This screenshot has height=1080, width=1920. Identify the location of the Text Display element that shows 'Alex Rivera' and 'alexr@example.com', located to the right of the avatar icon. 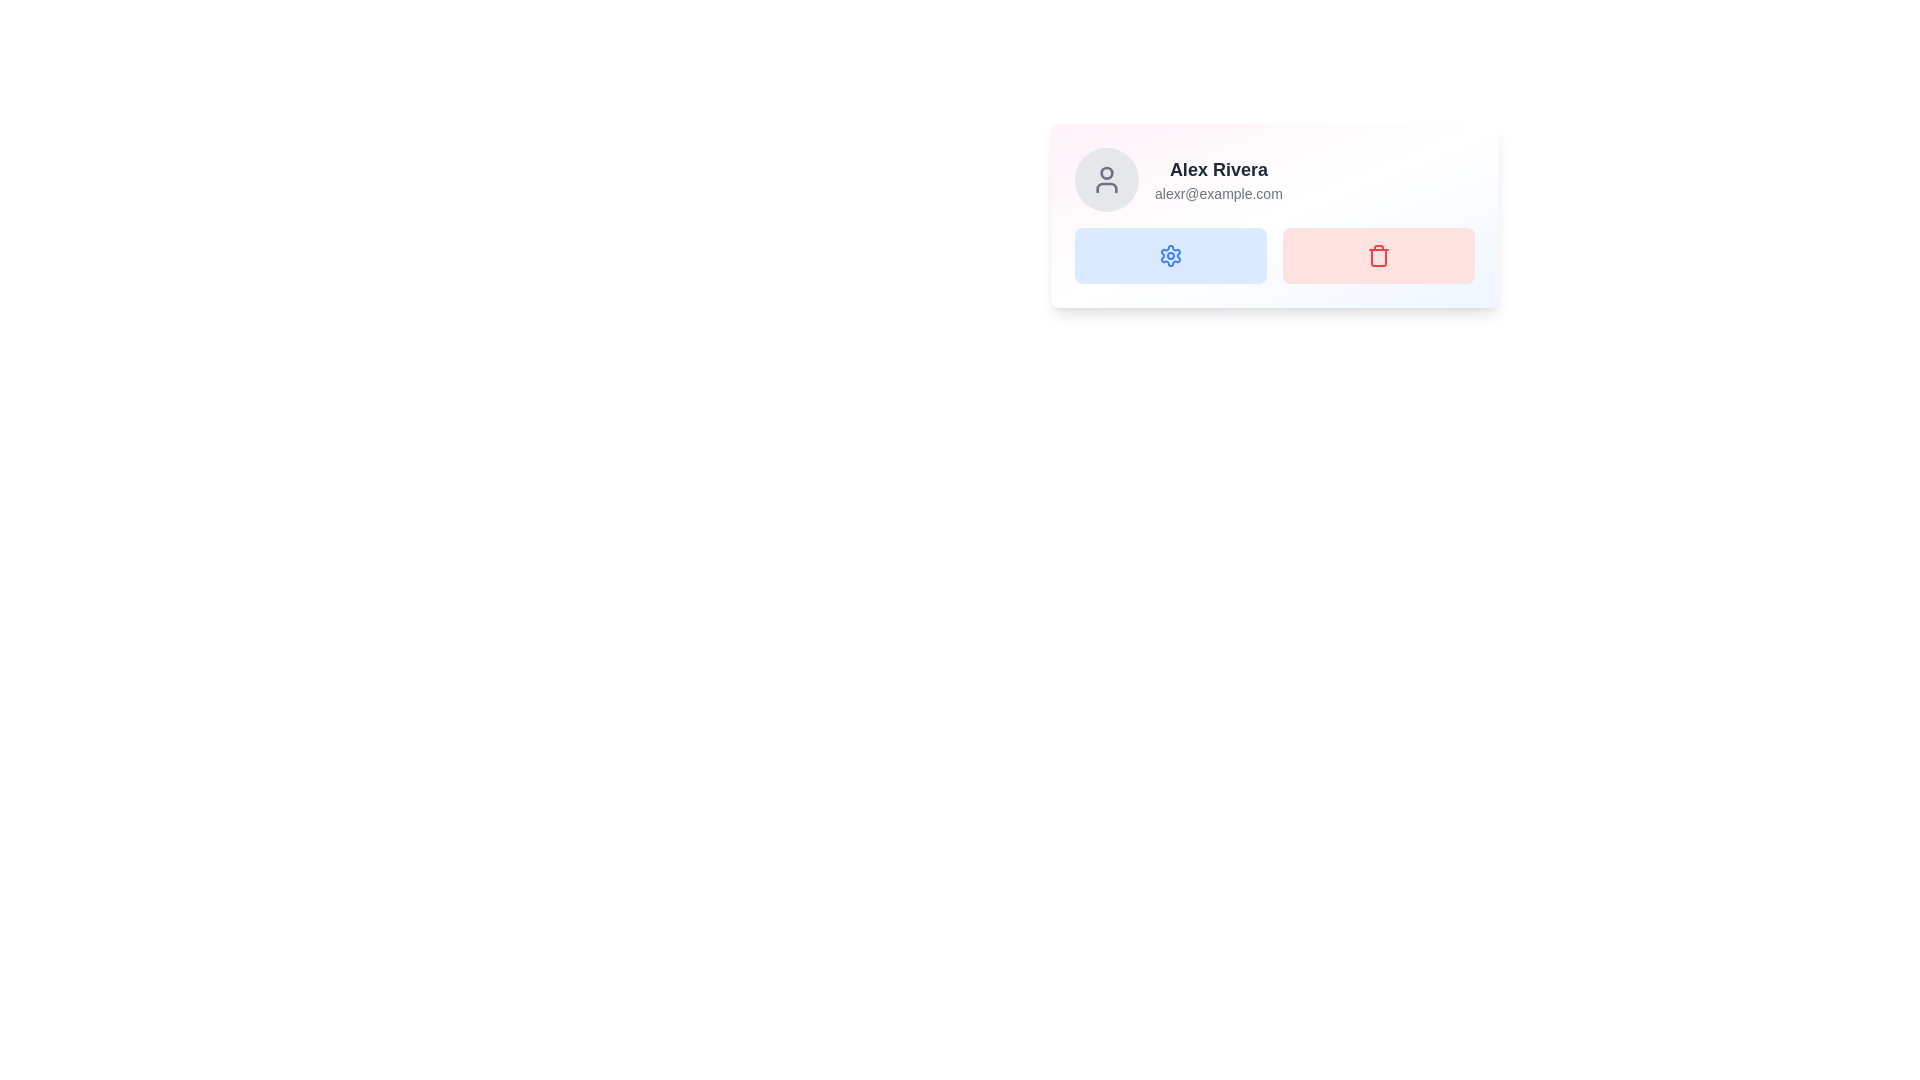
(1217, 180).